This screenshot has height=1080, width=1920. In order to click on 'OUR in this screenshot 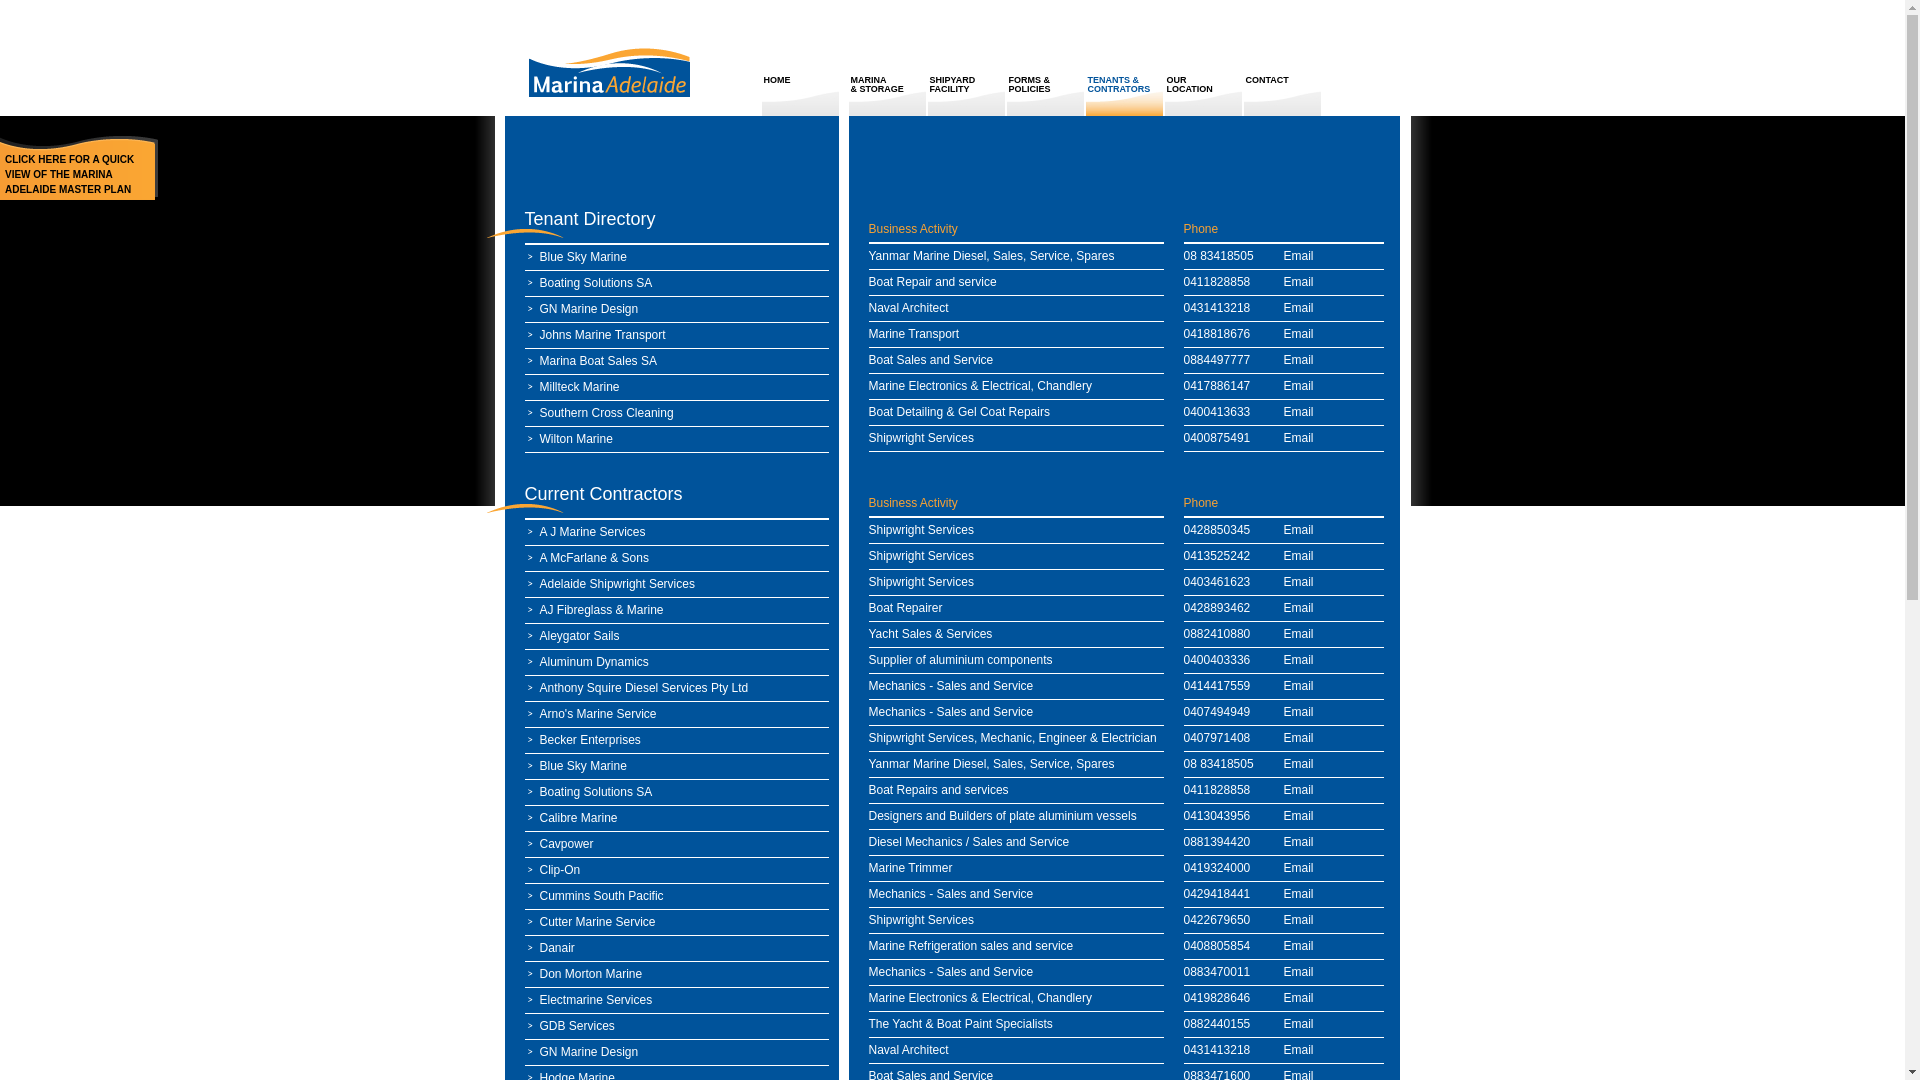, I will do `click(1202, 96)`.